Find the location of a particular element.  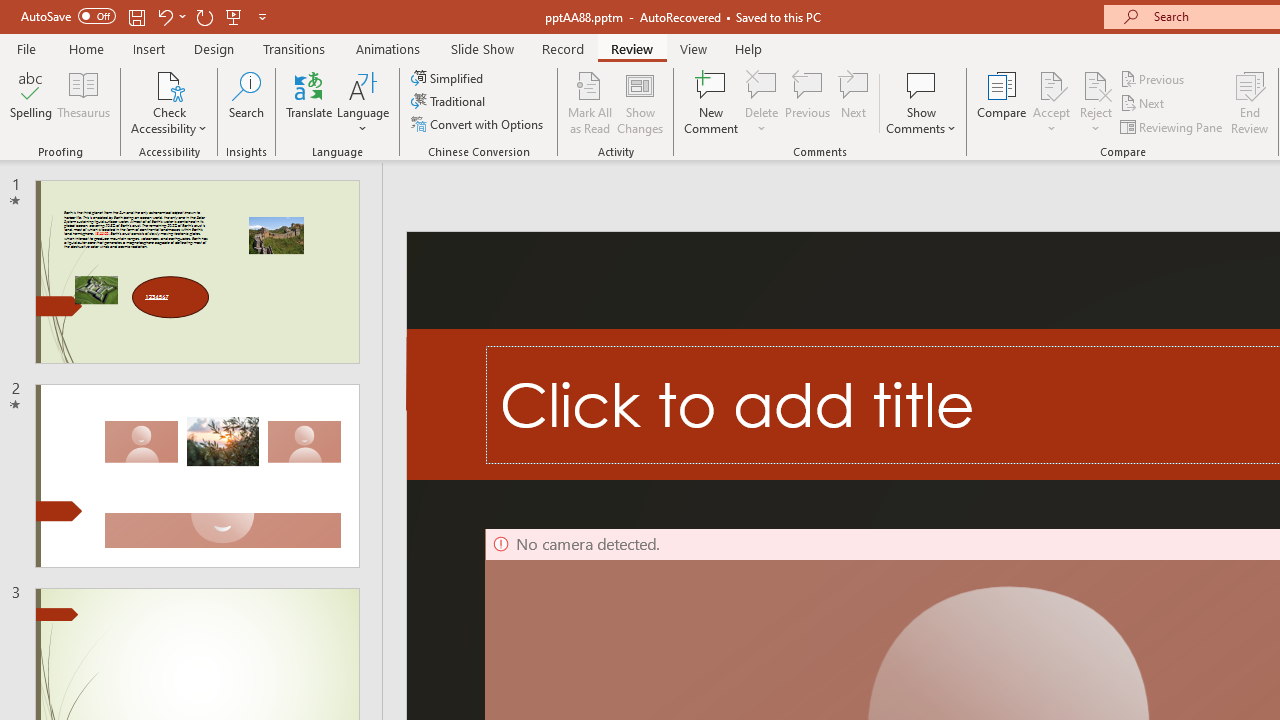

'Simplified' is located at coordinates (448, 77).